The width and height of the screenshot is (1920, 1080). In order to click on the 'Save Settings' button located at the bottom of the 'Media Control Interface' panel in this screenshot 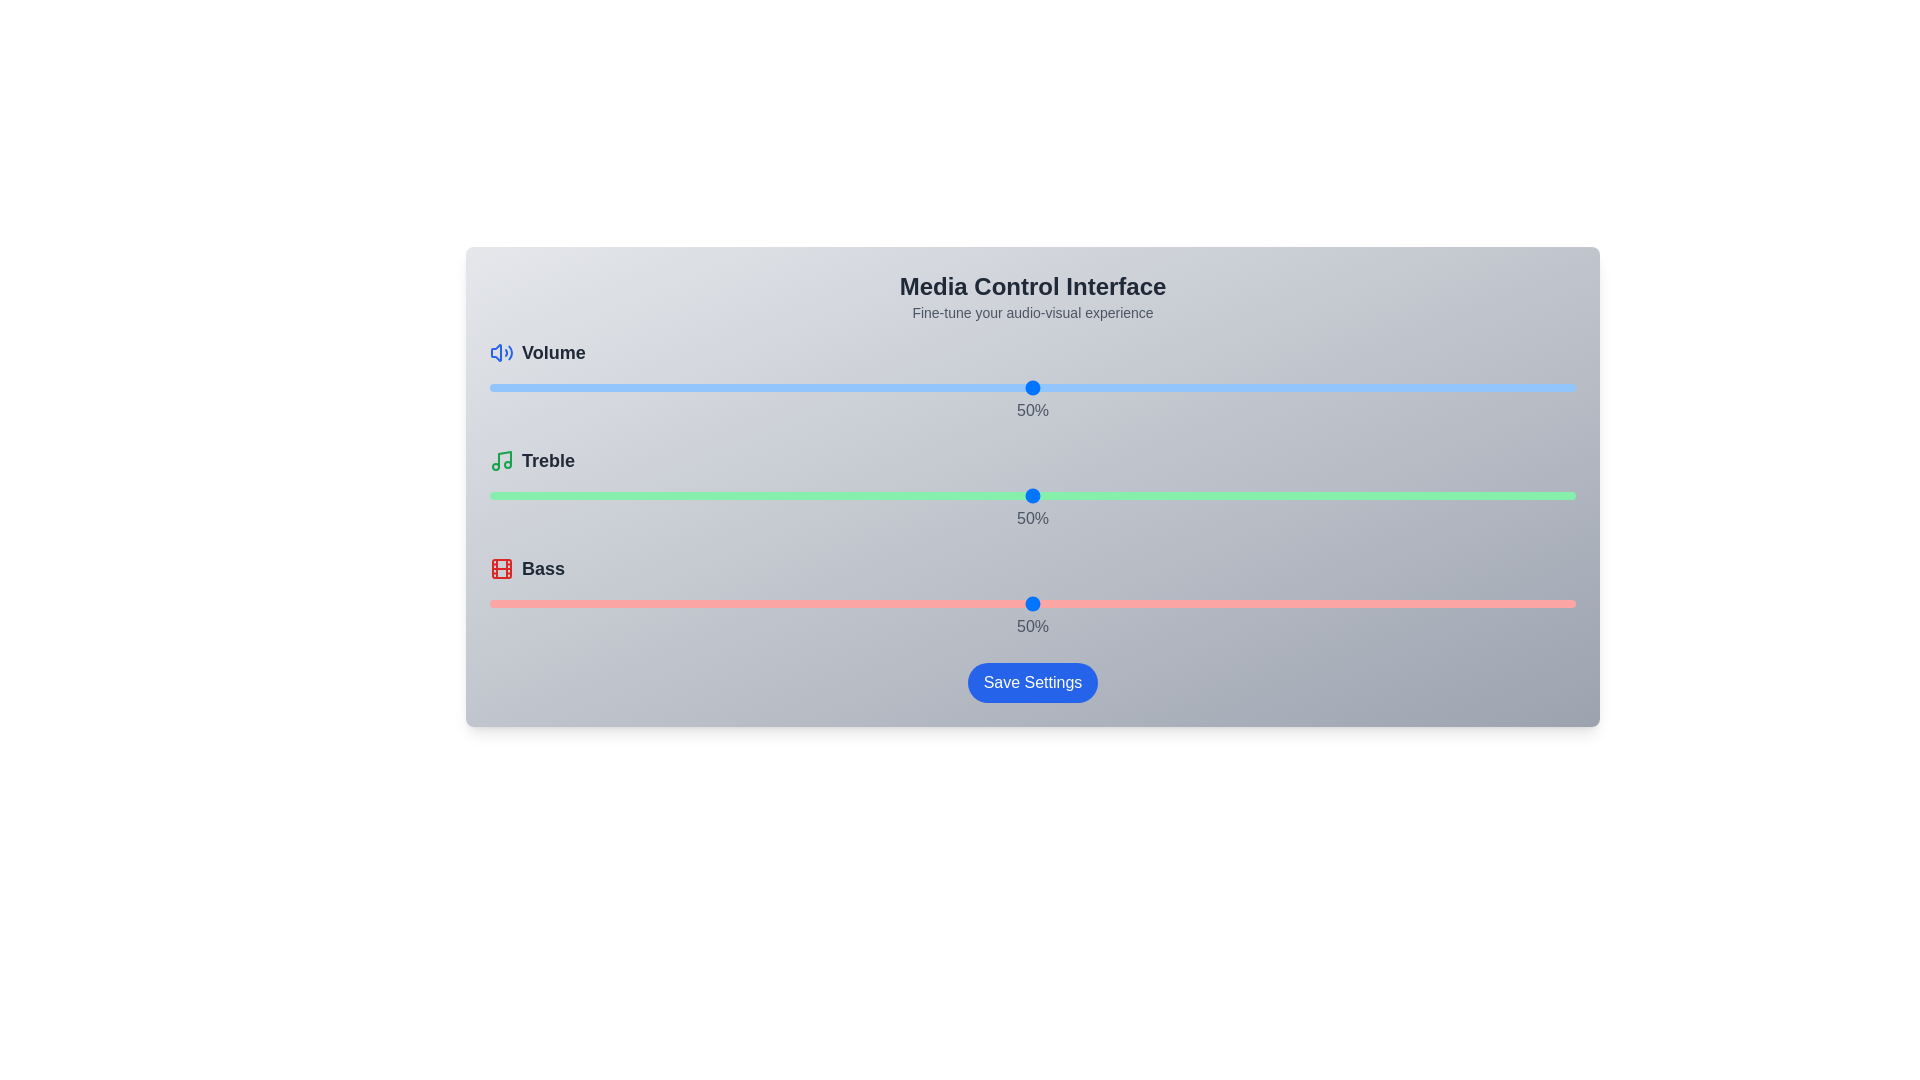, I will do `click(1032, 681)`.